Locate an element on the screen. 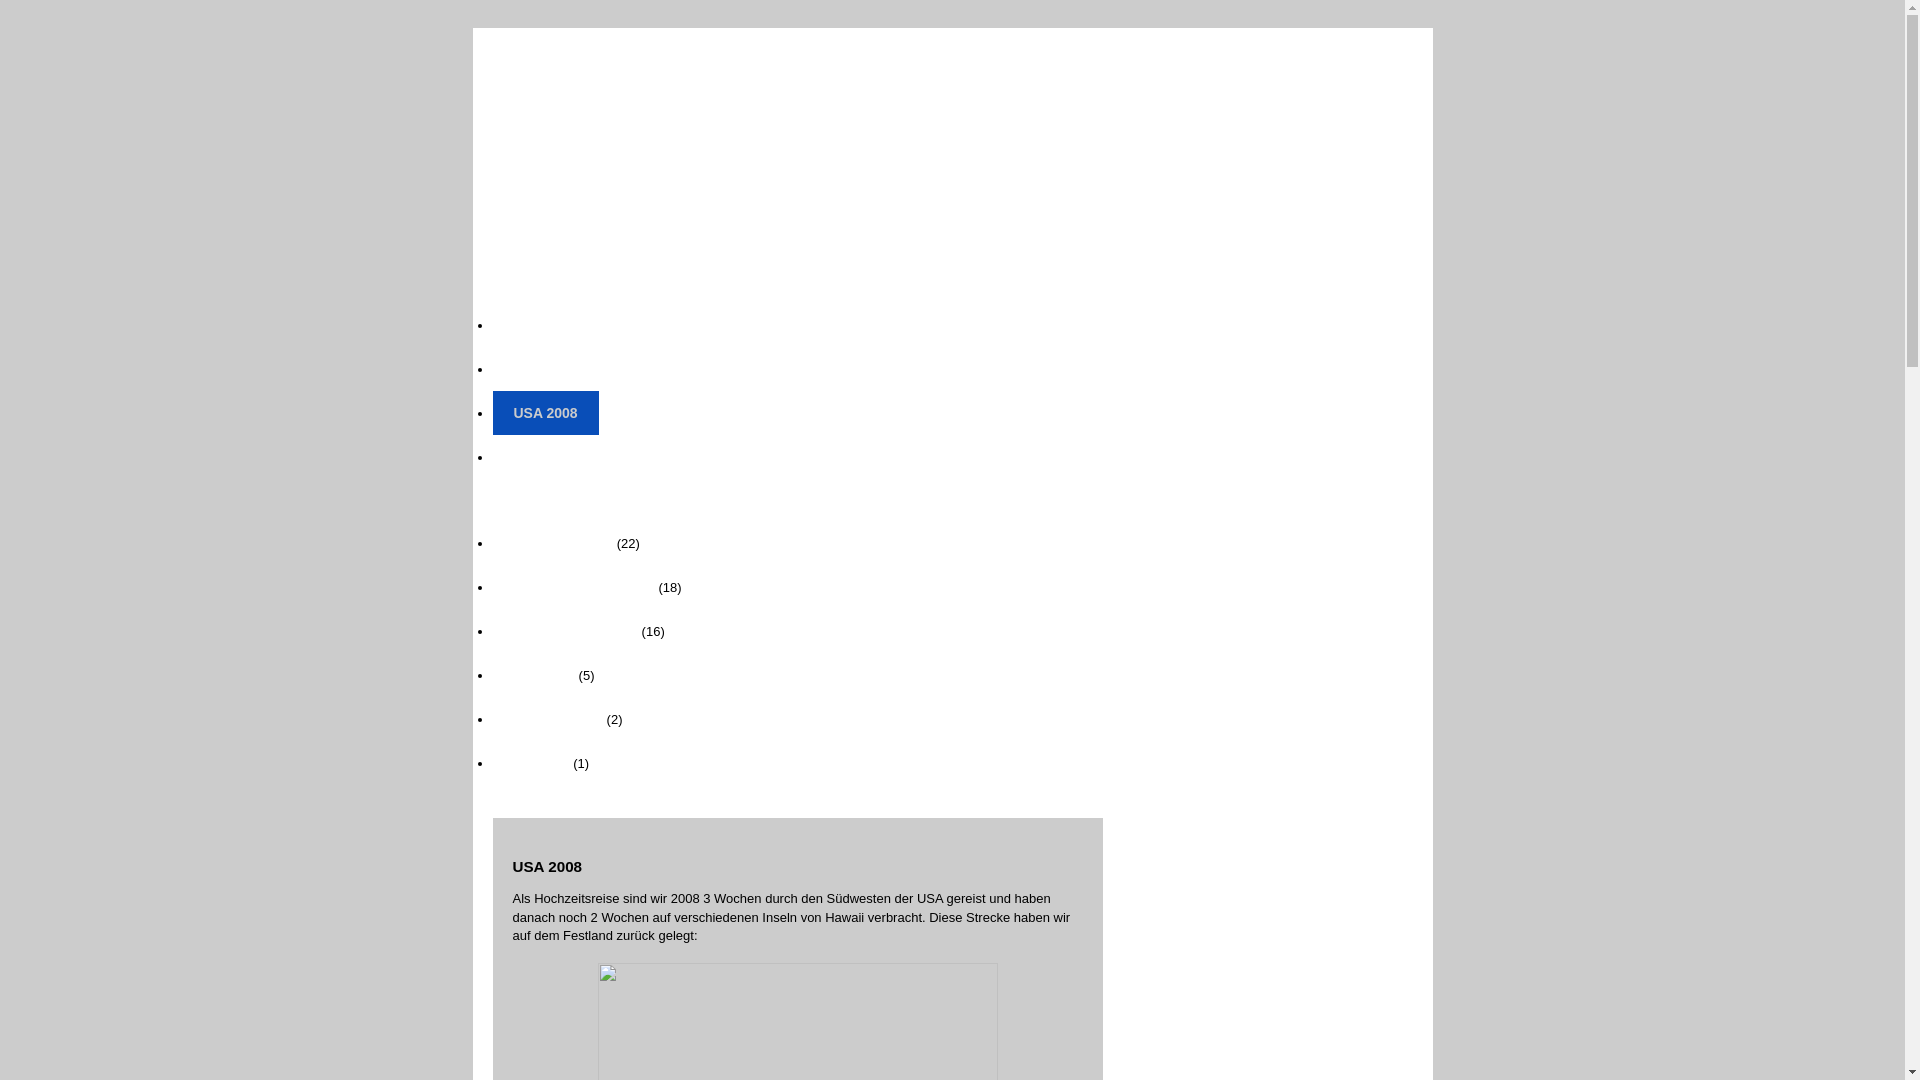  'Home' is located at coordinates (532, 323).